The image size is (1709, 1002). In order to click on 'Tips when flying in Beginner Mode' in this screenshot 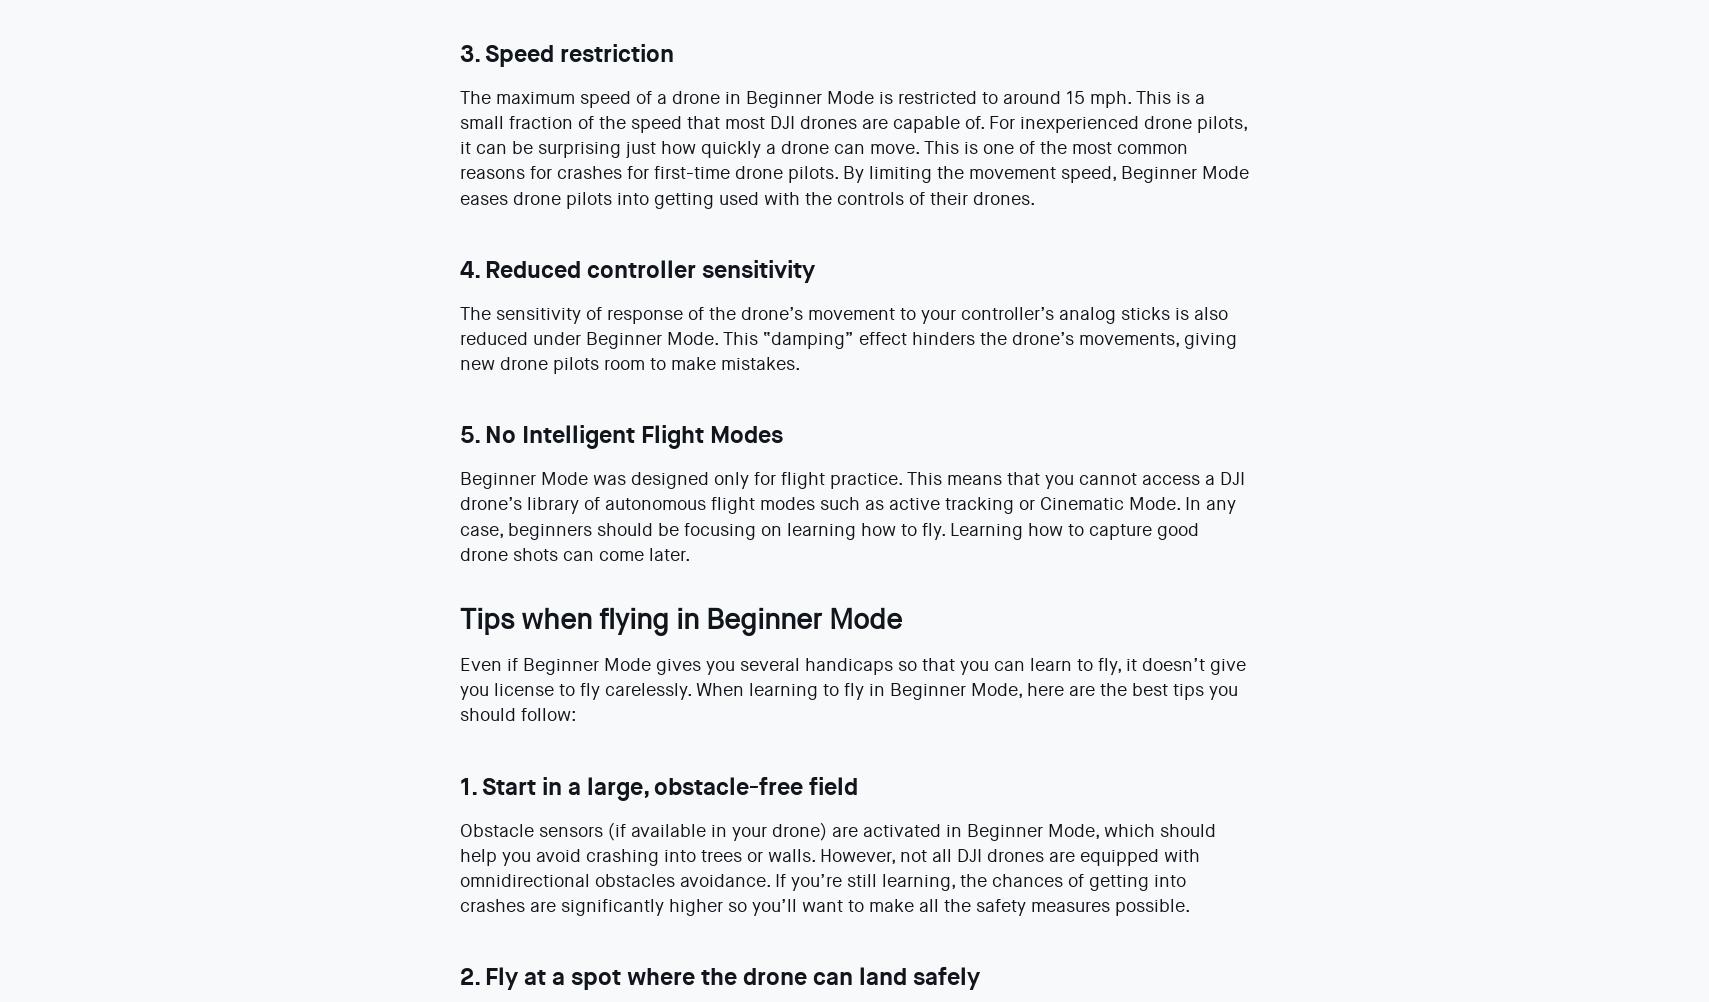, I will do `click(679, 619)`.